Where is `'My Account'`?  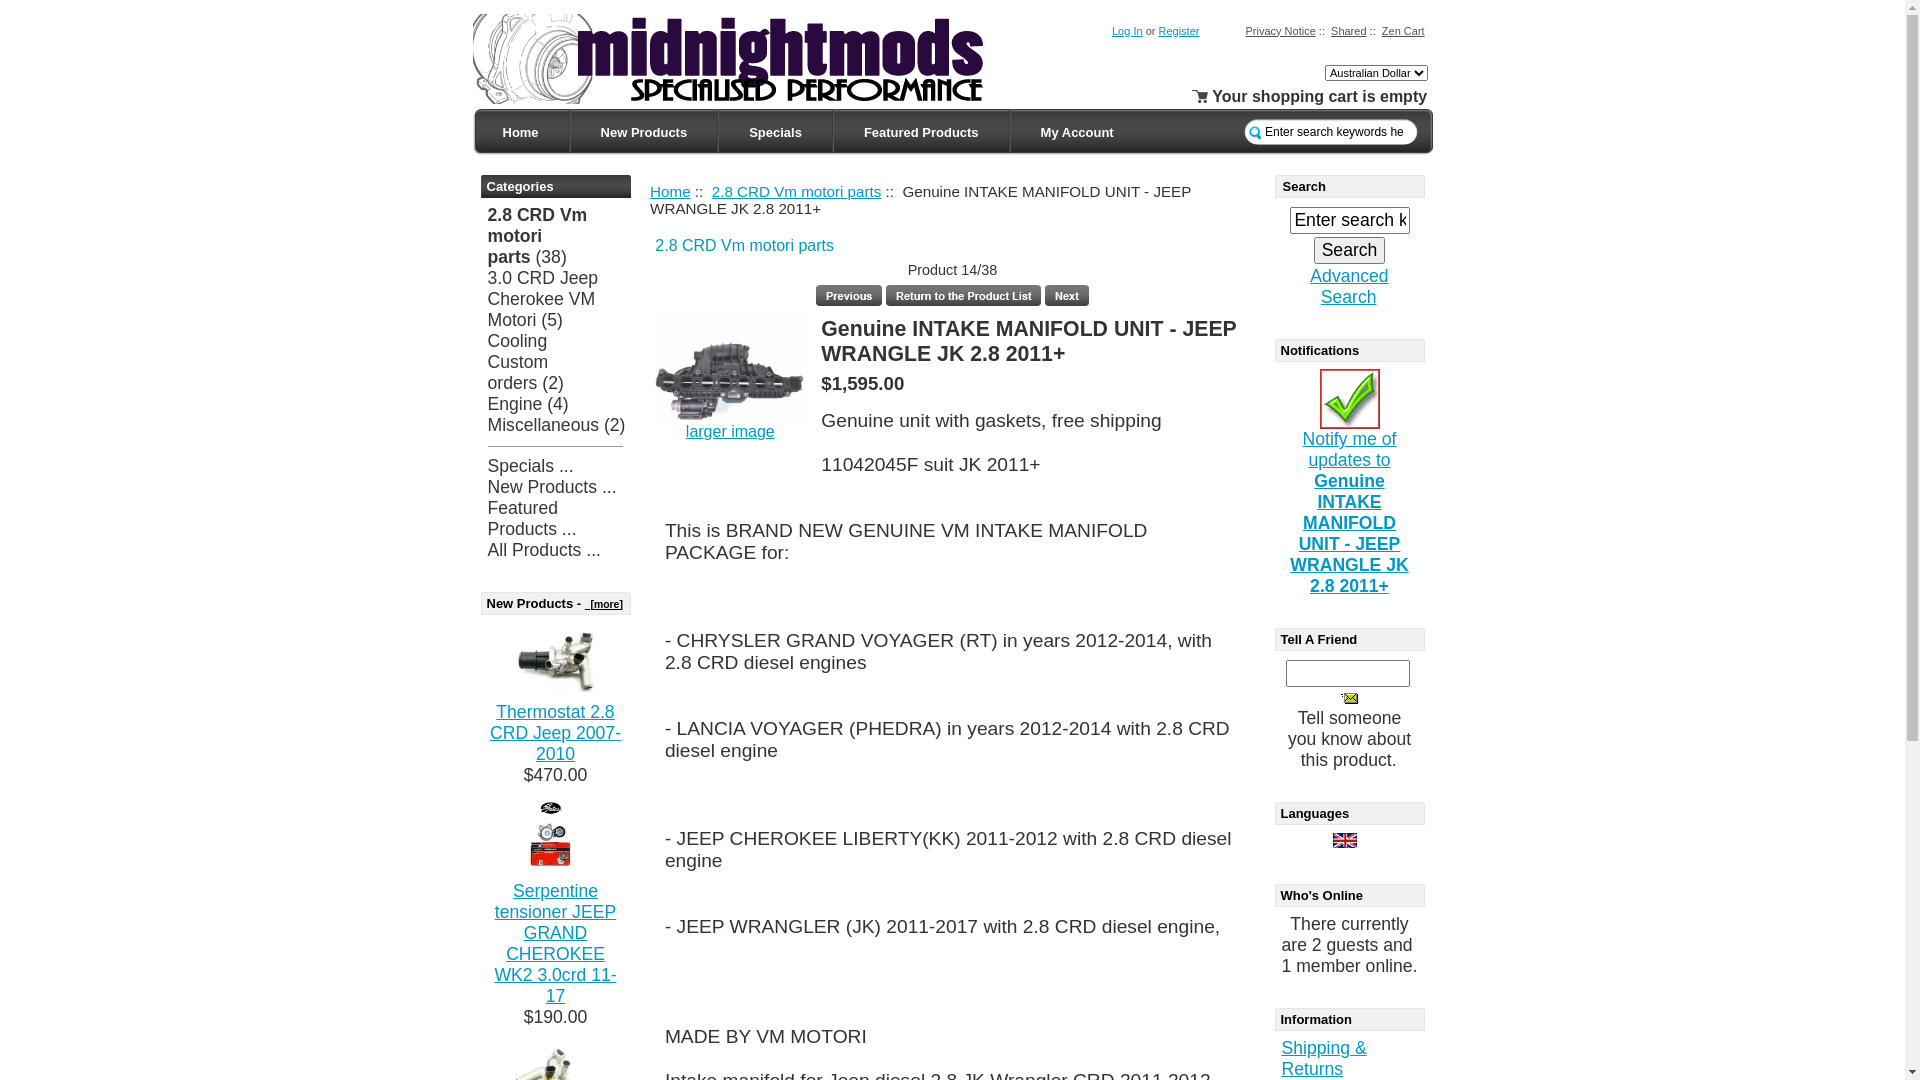 'My Account' is located at coordinates (1076, 132).